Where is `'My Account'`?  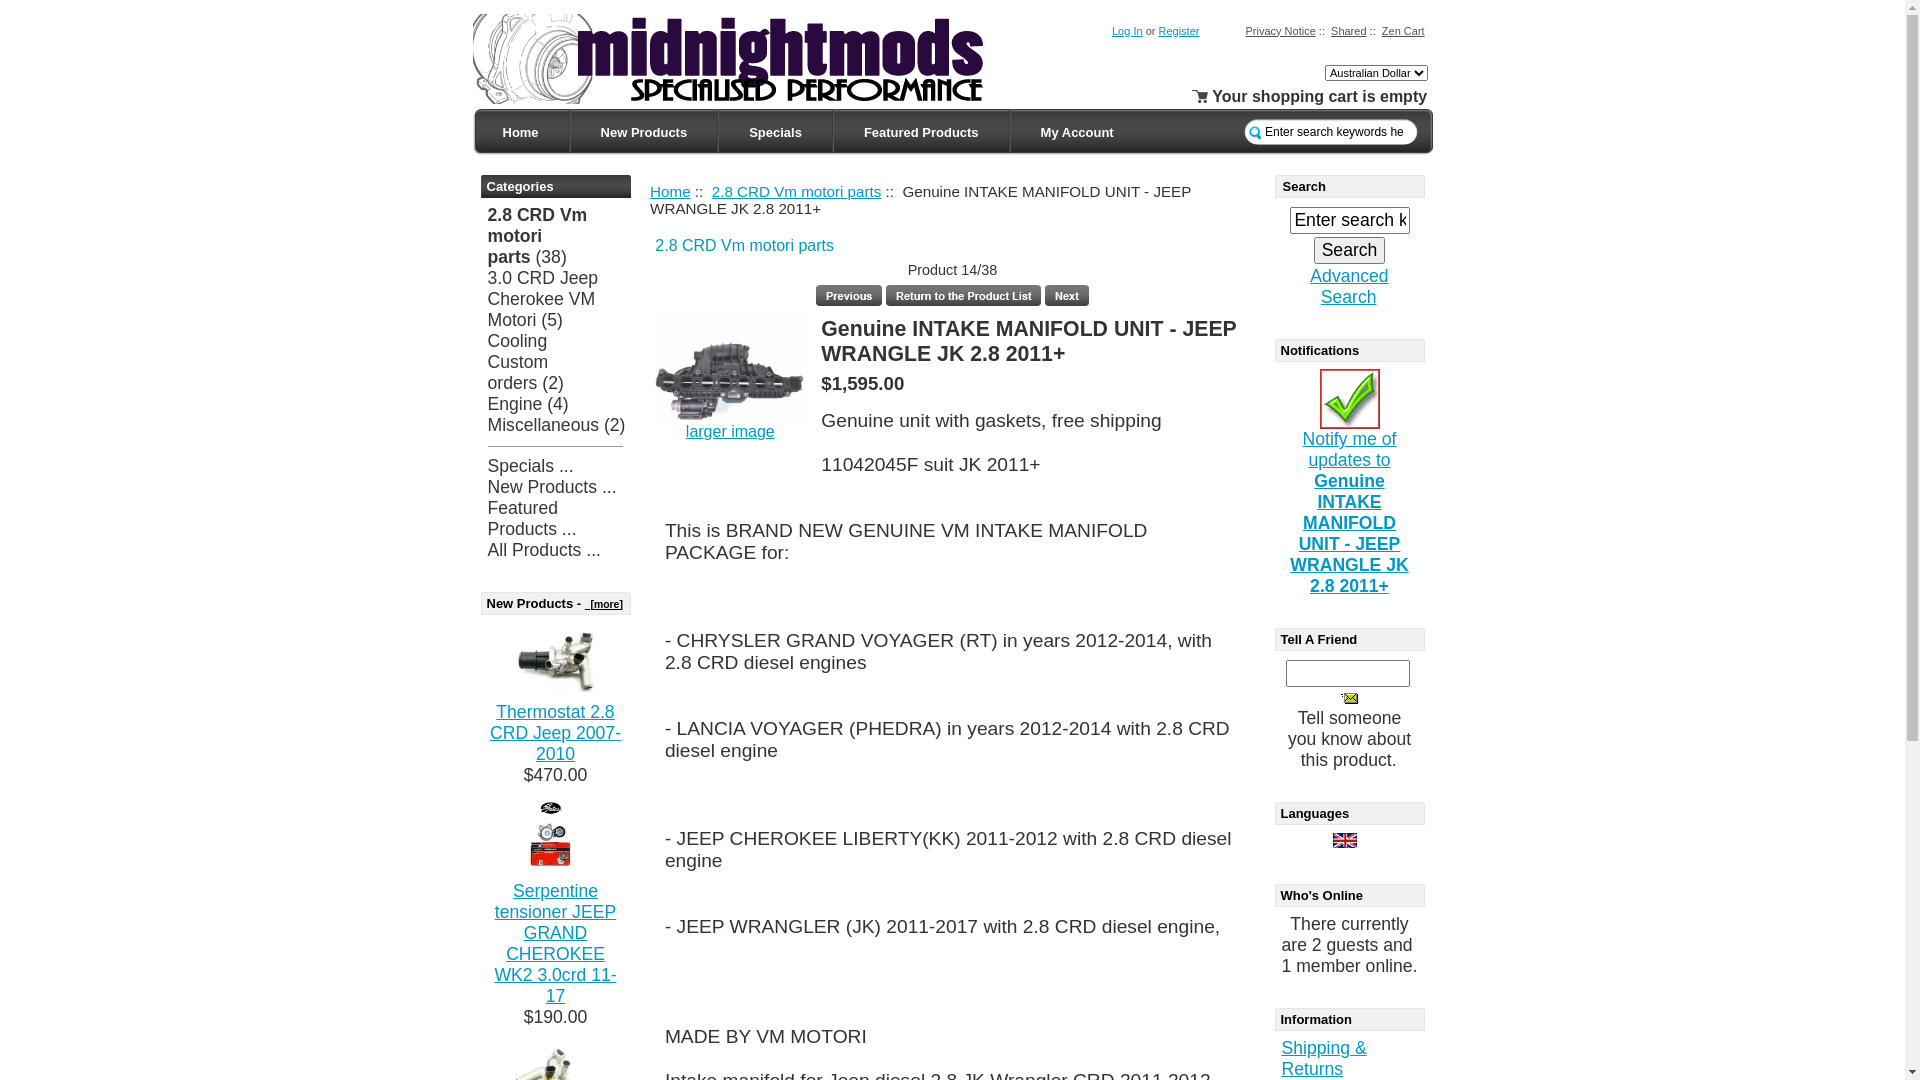 'My Account' is located at coordinates (1076, 132).